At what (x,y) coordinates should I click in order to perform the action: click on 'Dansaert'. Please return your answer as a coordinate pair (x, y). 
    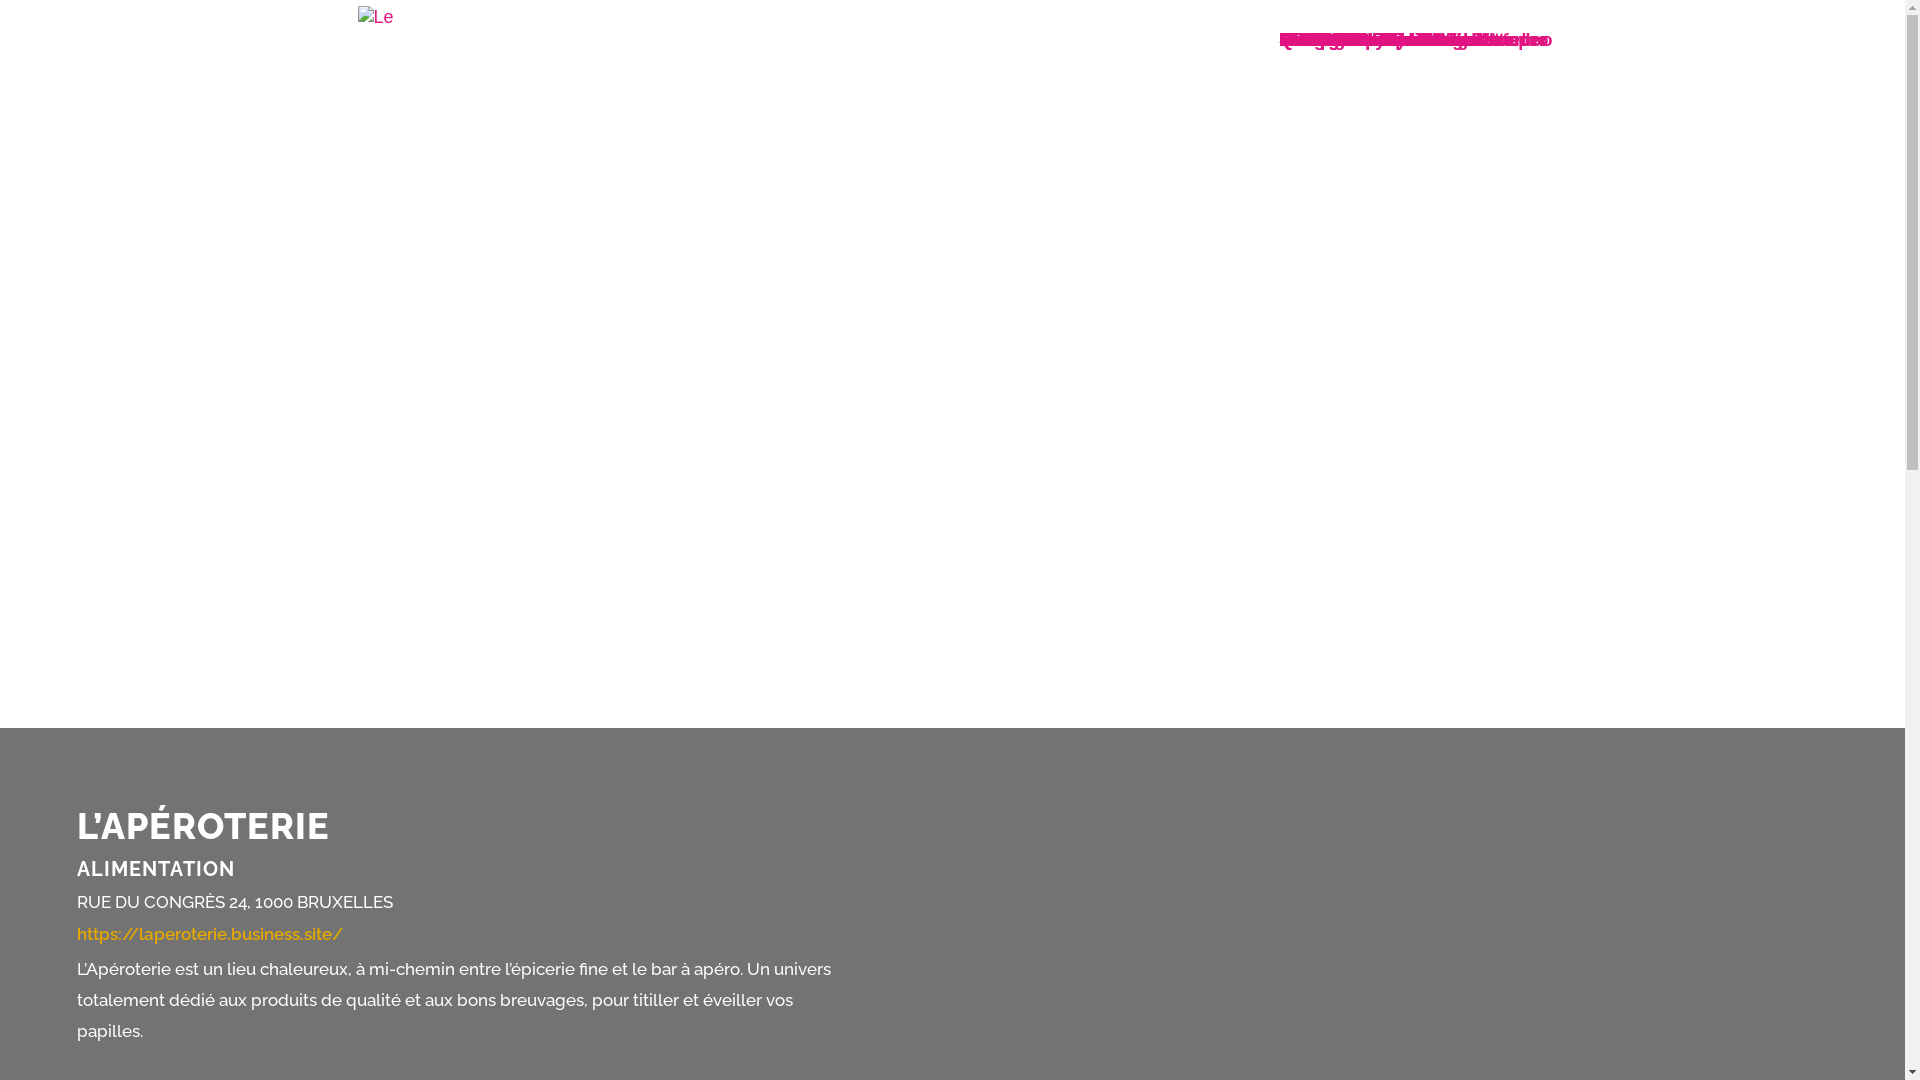
    Looking at the image, I should click on (1277, 39).